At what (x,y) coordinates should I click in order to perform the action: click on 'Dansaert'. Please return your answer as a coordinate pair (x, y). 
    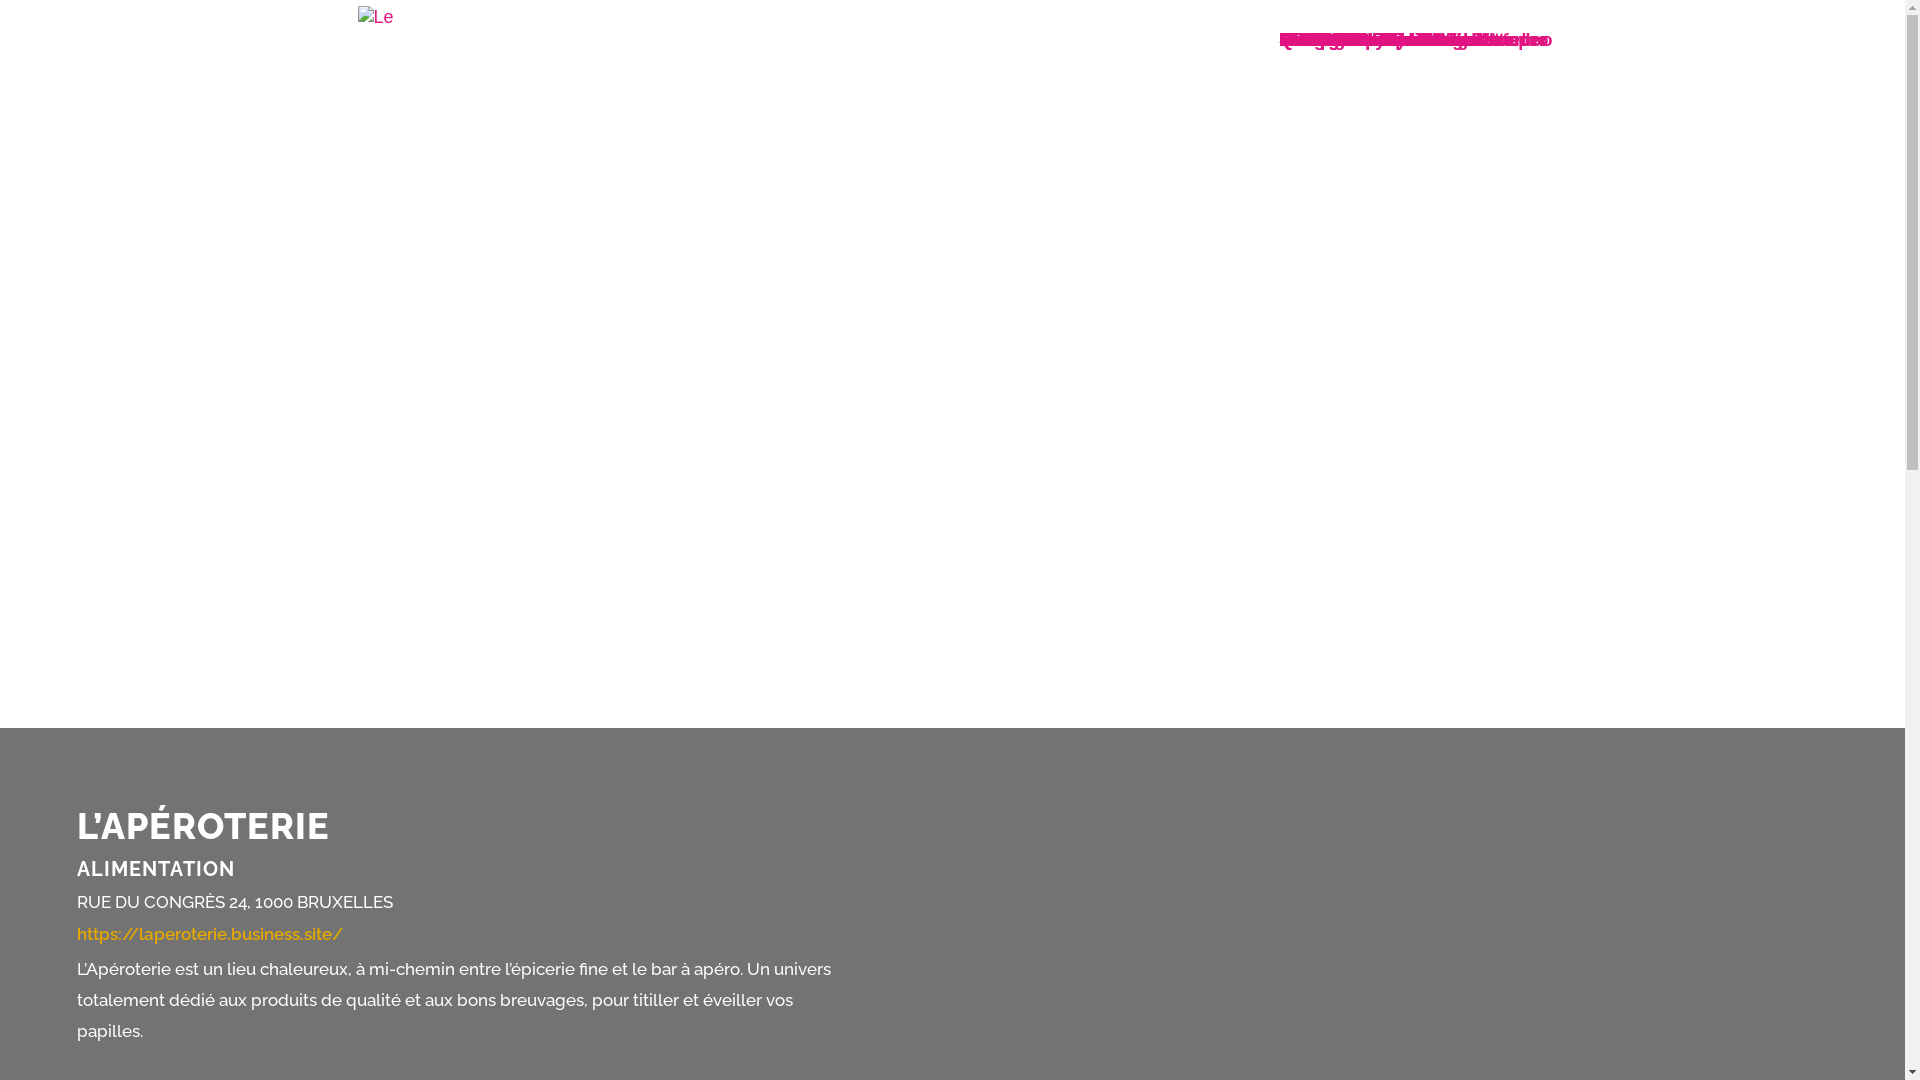
    Looking at the image, I should click on (1277, 39).